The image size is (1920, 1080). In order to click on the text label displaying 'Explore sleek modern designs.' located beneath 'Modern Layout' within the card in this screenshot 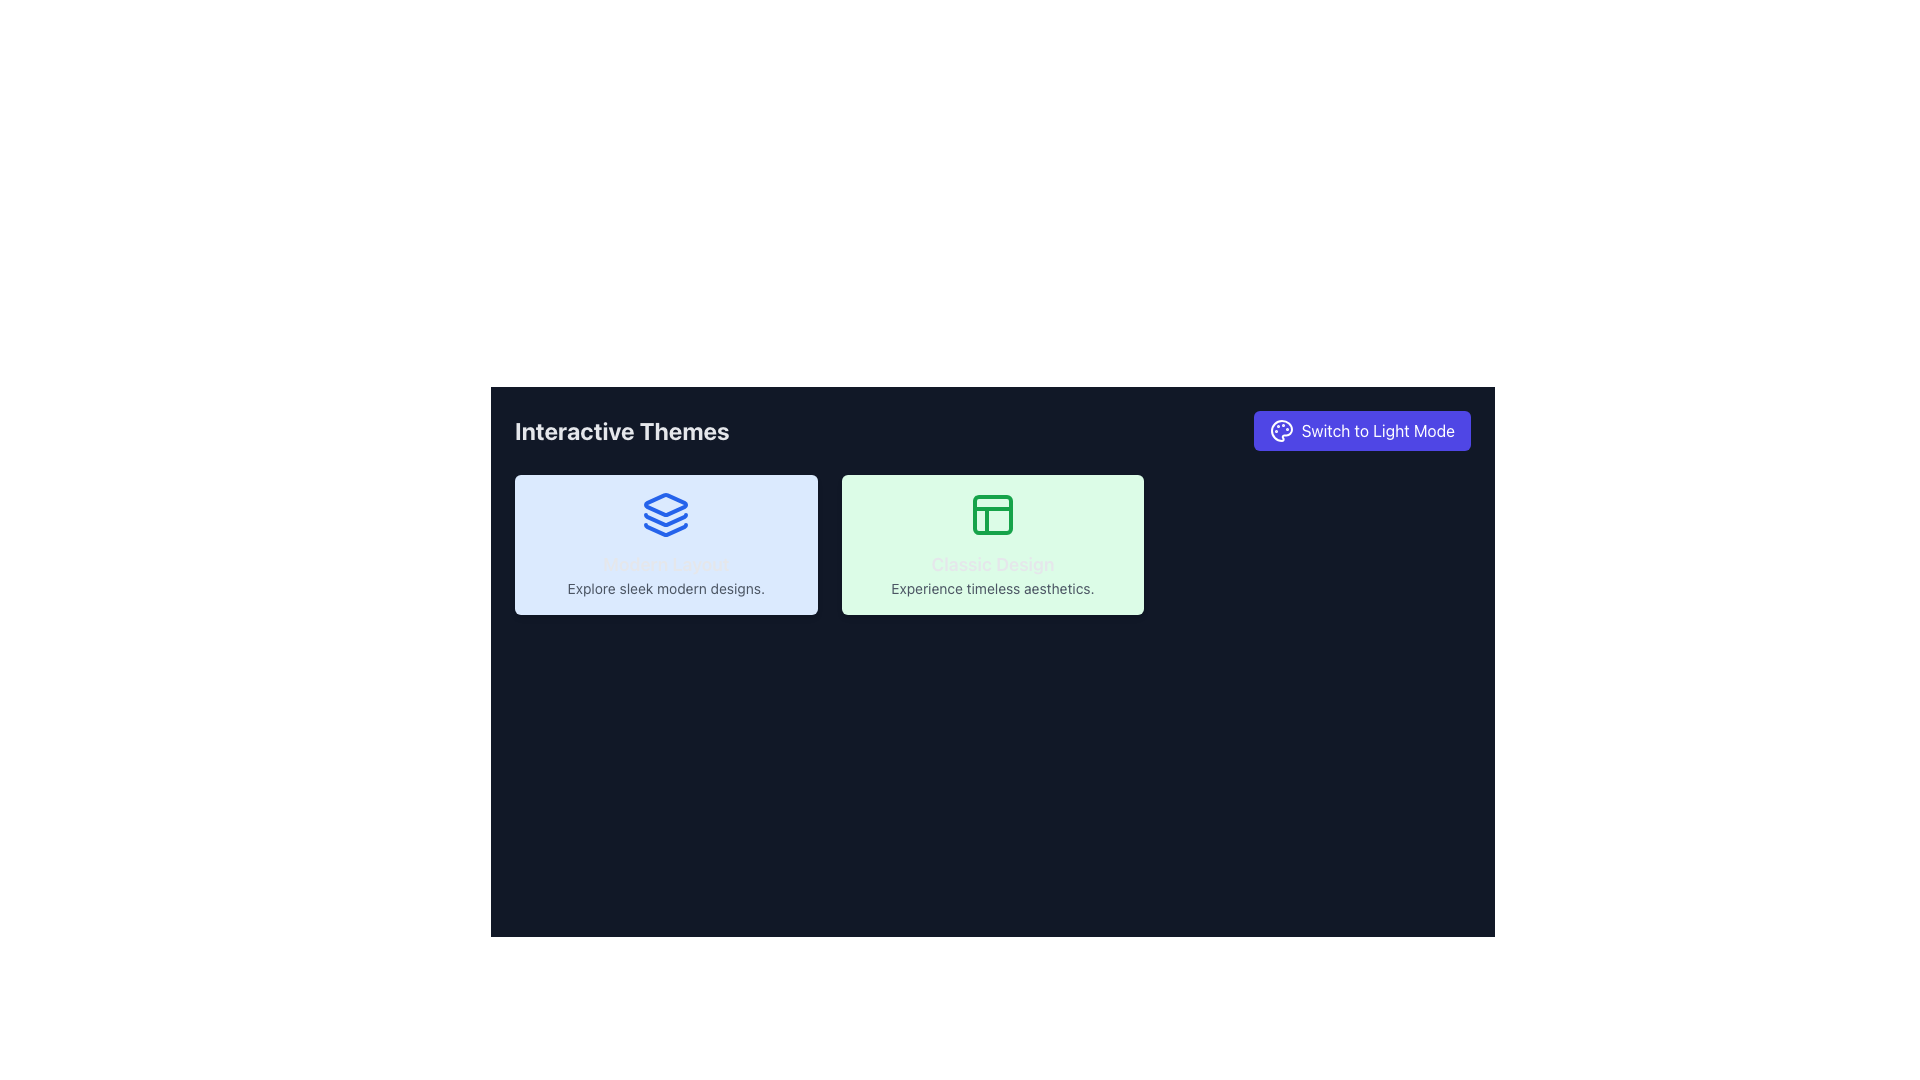, I will do `click(666, 588)`.